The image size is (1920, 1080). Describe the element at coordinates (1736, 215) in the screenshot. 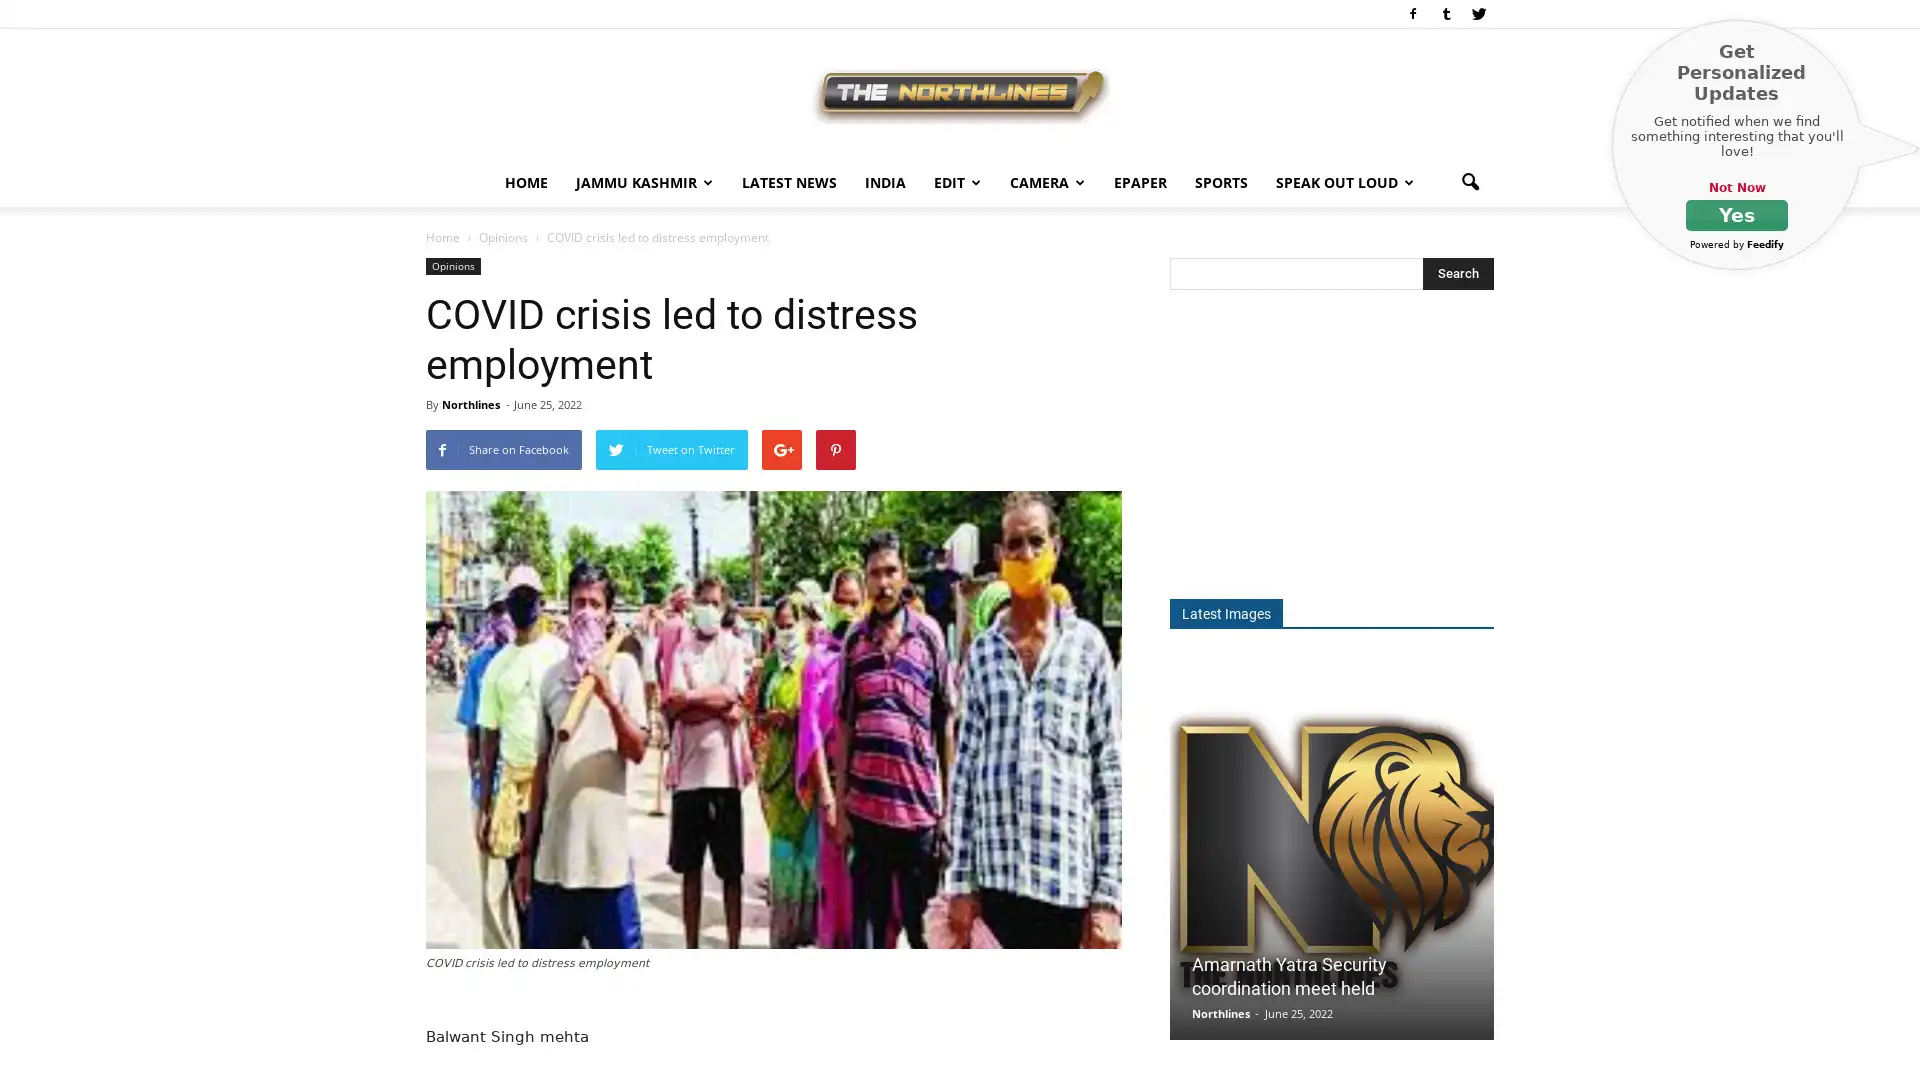

I see `Yes` at that location.